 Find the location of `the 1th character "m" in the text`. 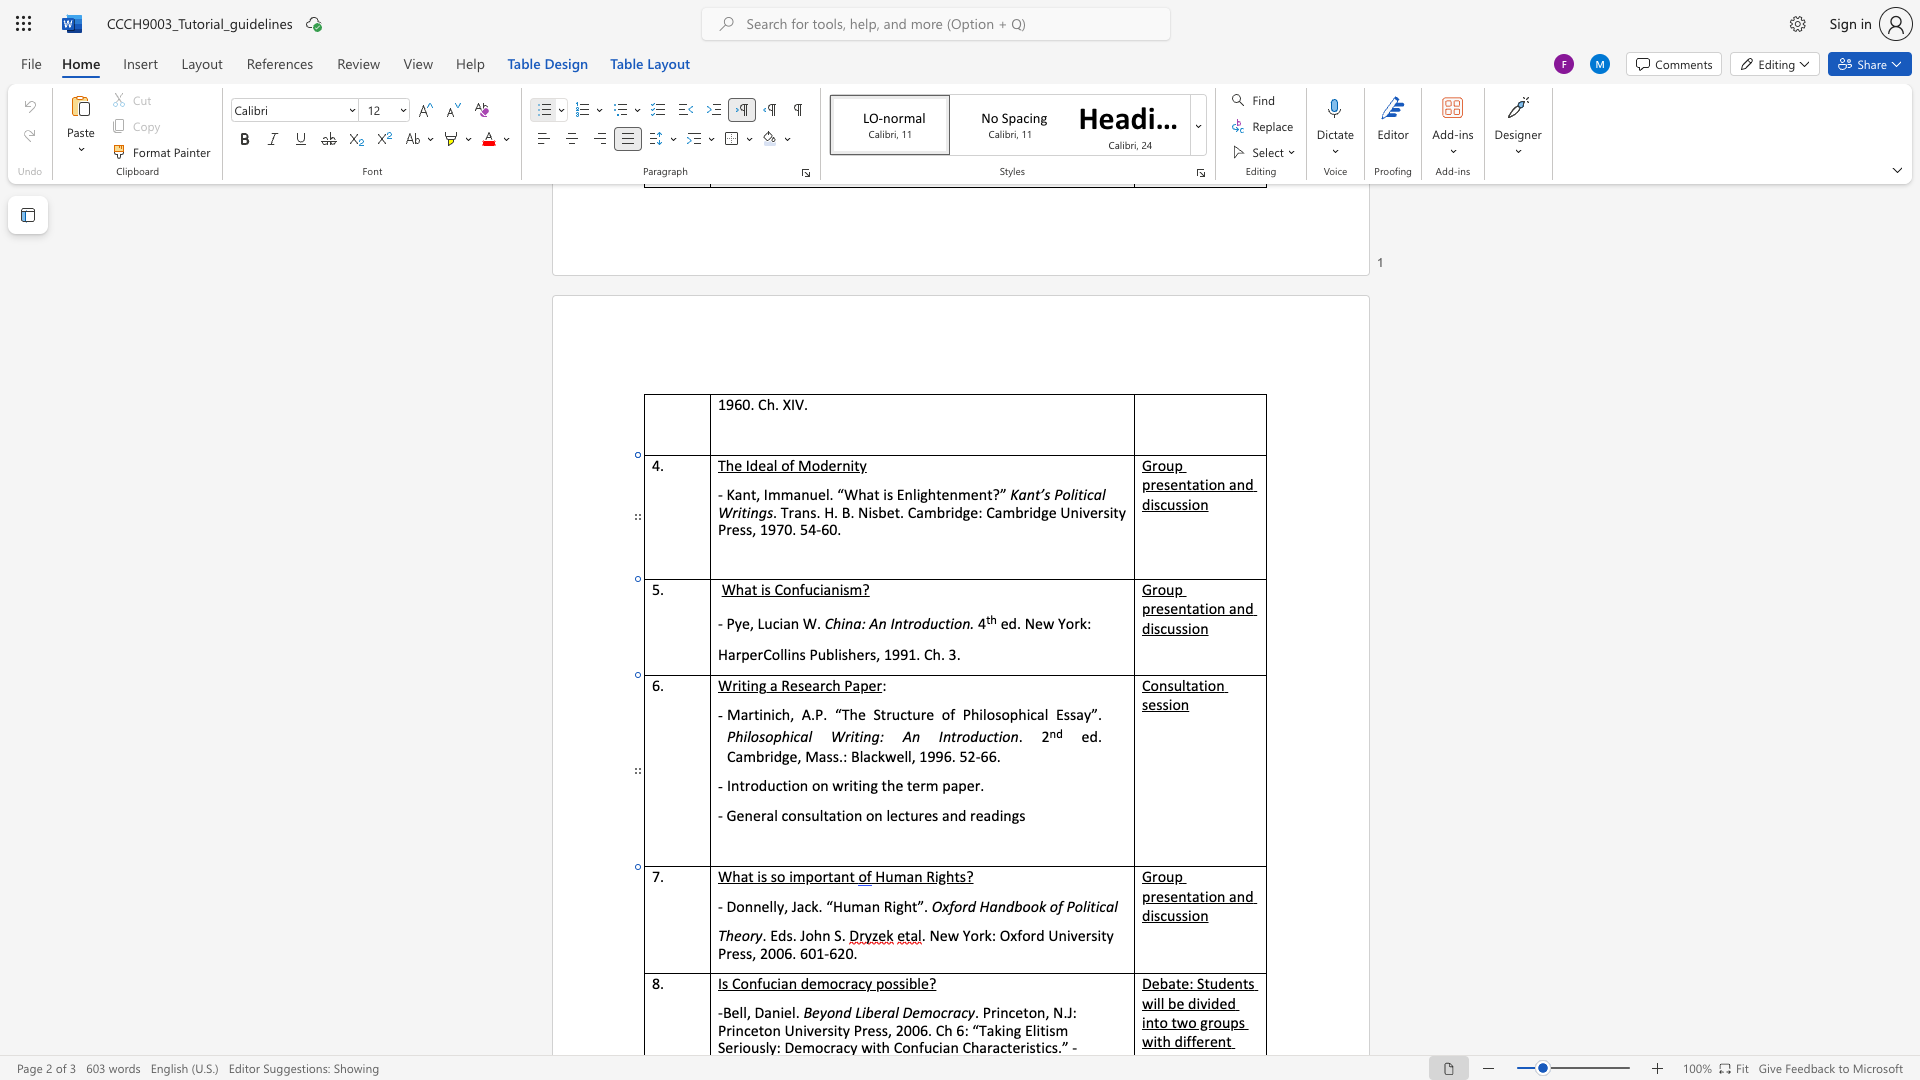

the 1th character "m" in the text is located at coordinates (798, 875).